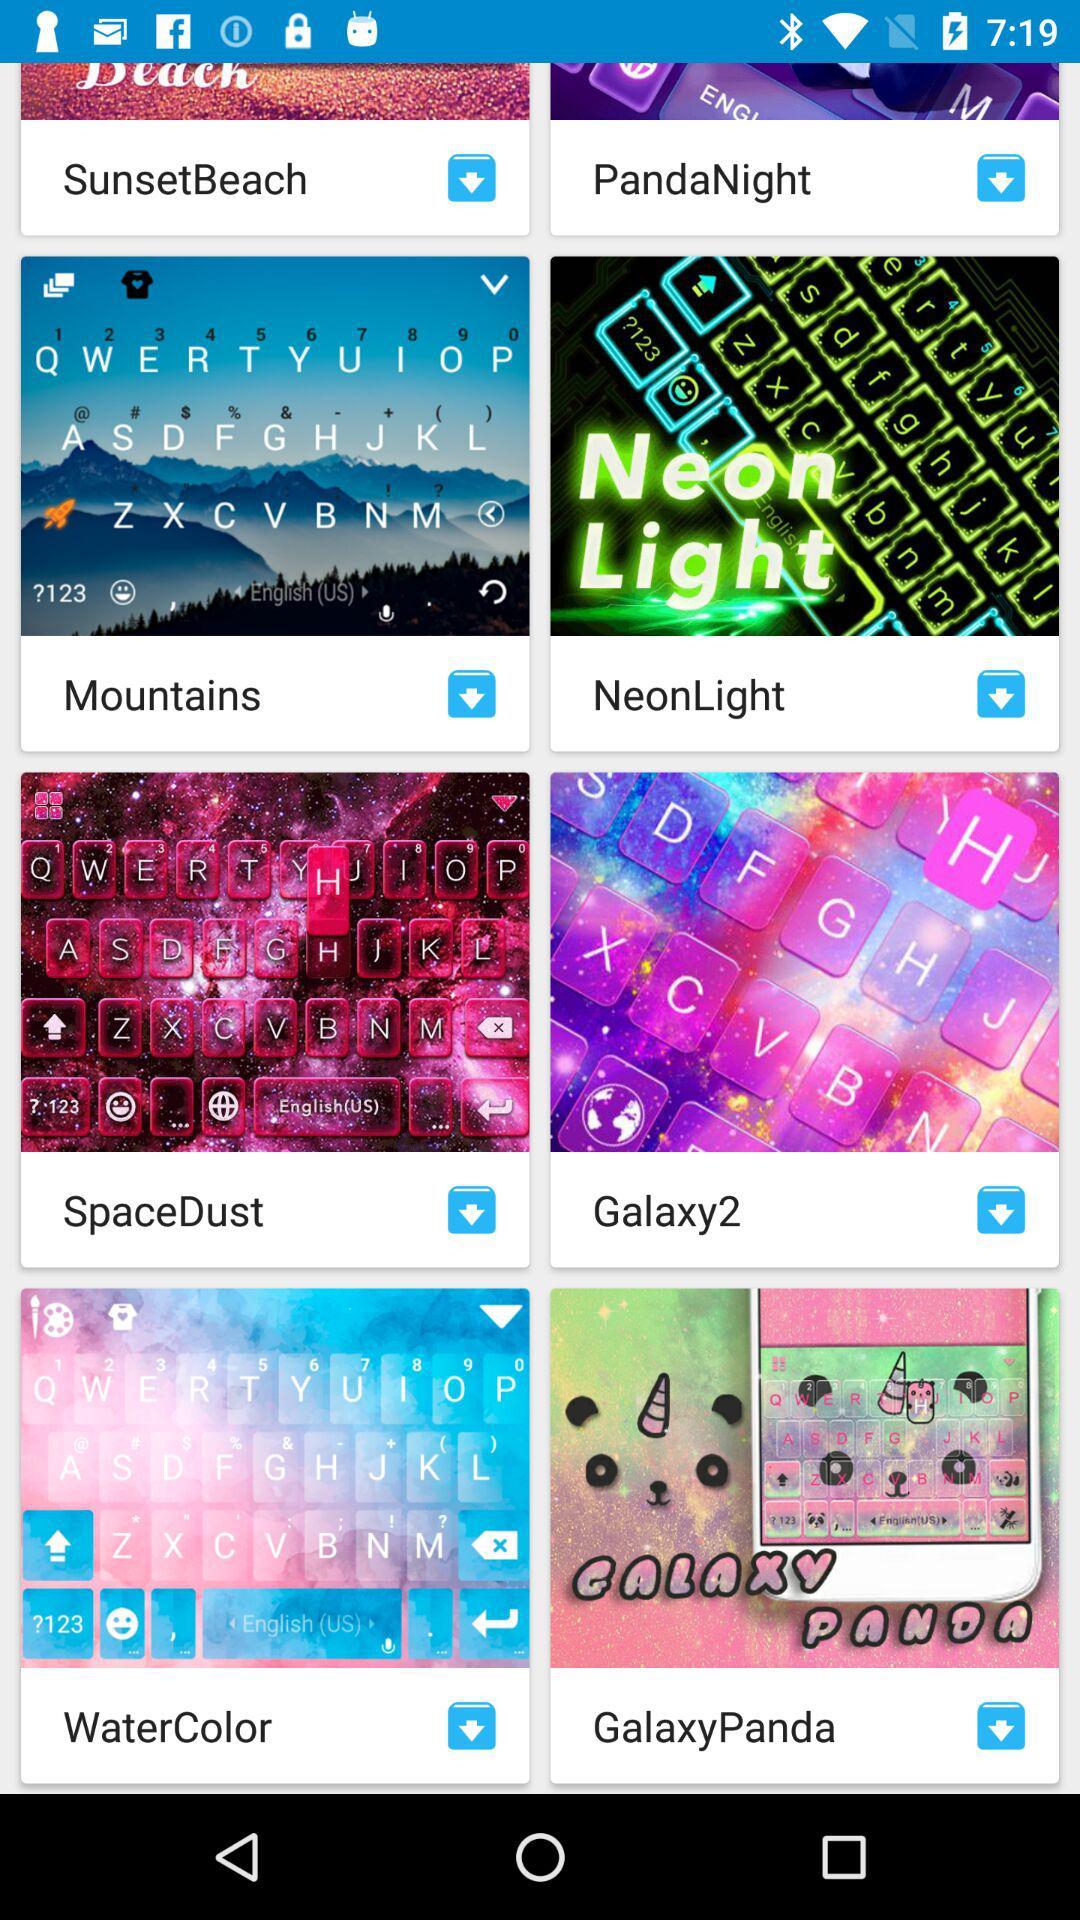  What do you see at coordinates (471, 1208) in the screenshot?
I see `download theme` at bounding box center [471, 1208].